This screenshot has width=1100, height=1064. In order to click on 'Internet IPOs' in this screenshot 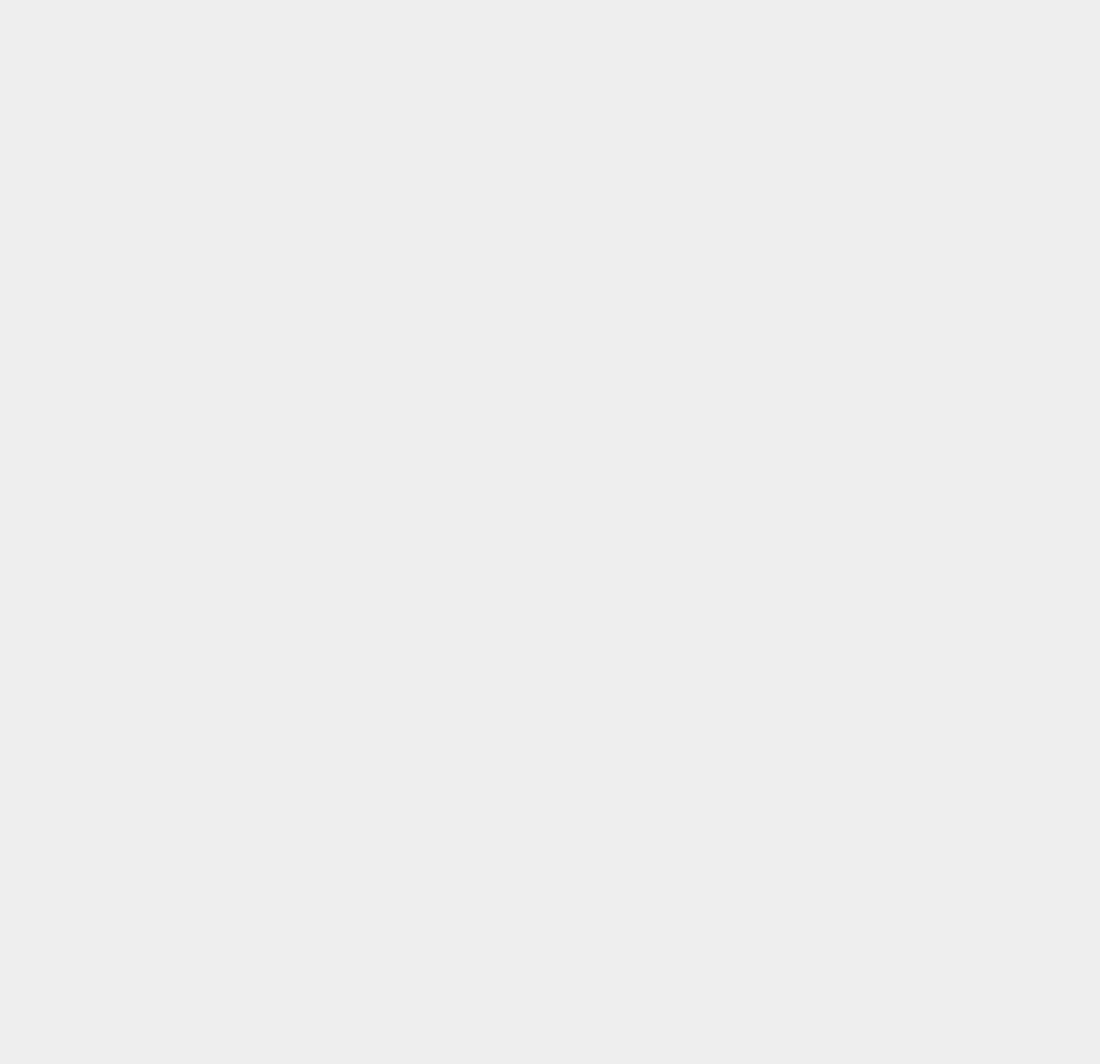, I will do `click(818, 249)`.